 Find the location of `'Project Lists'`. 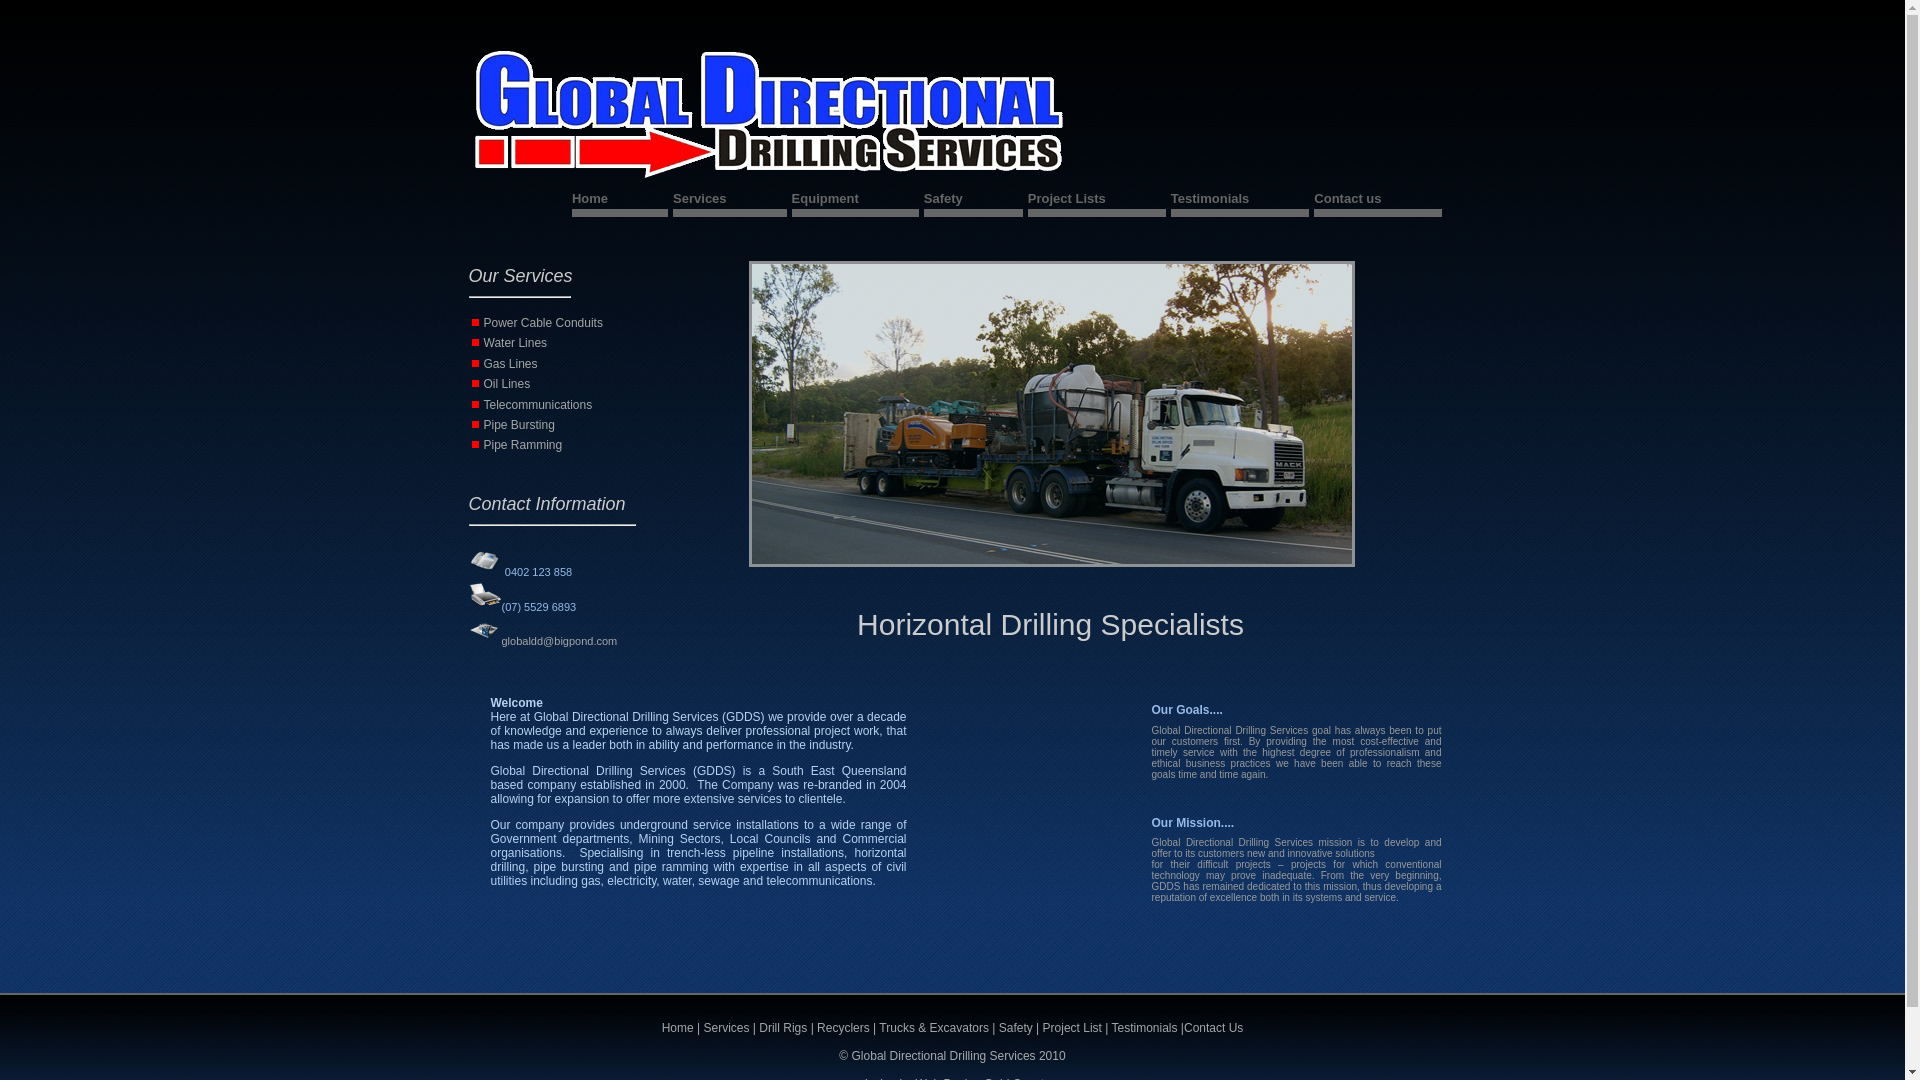

'Project Lists' is located at coordinates (1096, 201).